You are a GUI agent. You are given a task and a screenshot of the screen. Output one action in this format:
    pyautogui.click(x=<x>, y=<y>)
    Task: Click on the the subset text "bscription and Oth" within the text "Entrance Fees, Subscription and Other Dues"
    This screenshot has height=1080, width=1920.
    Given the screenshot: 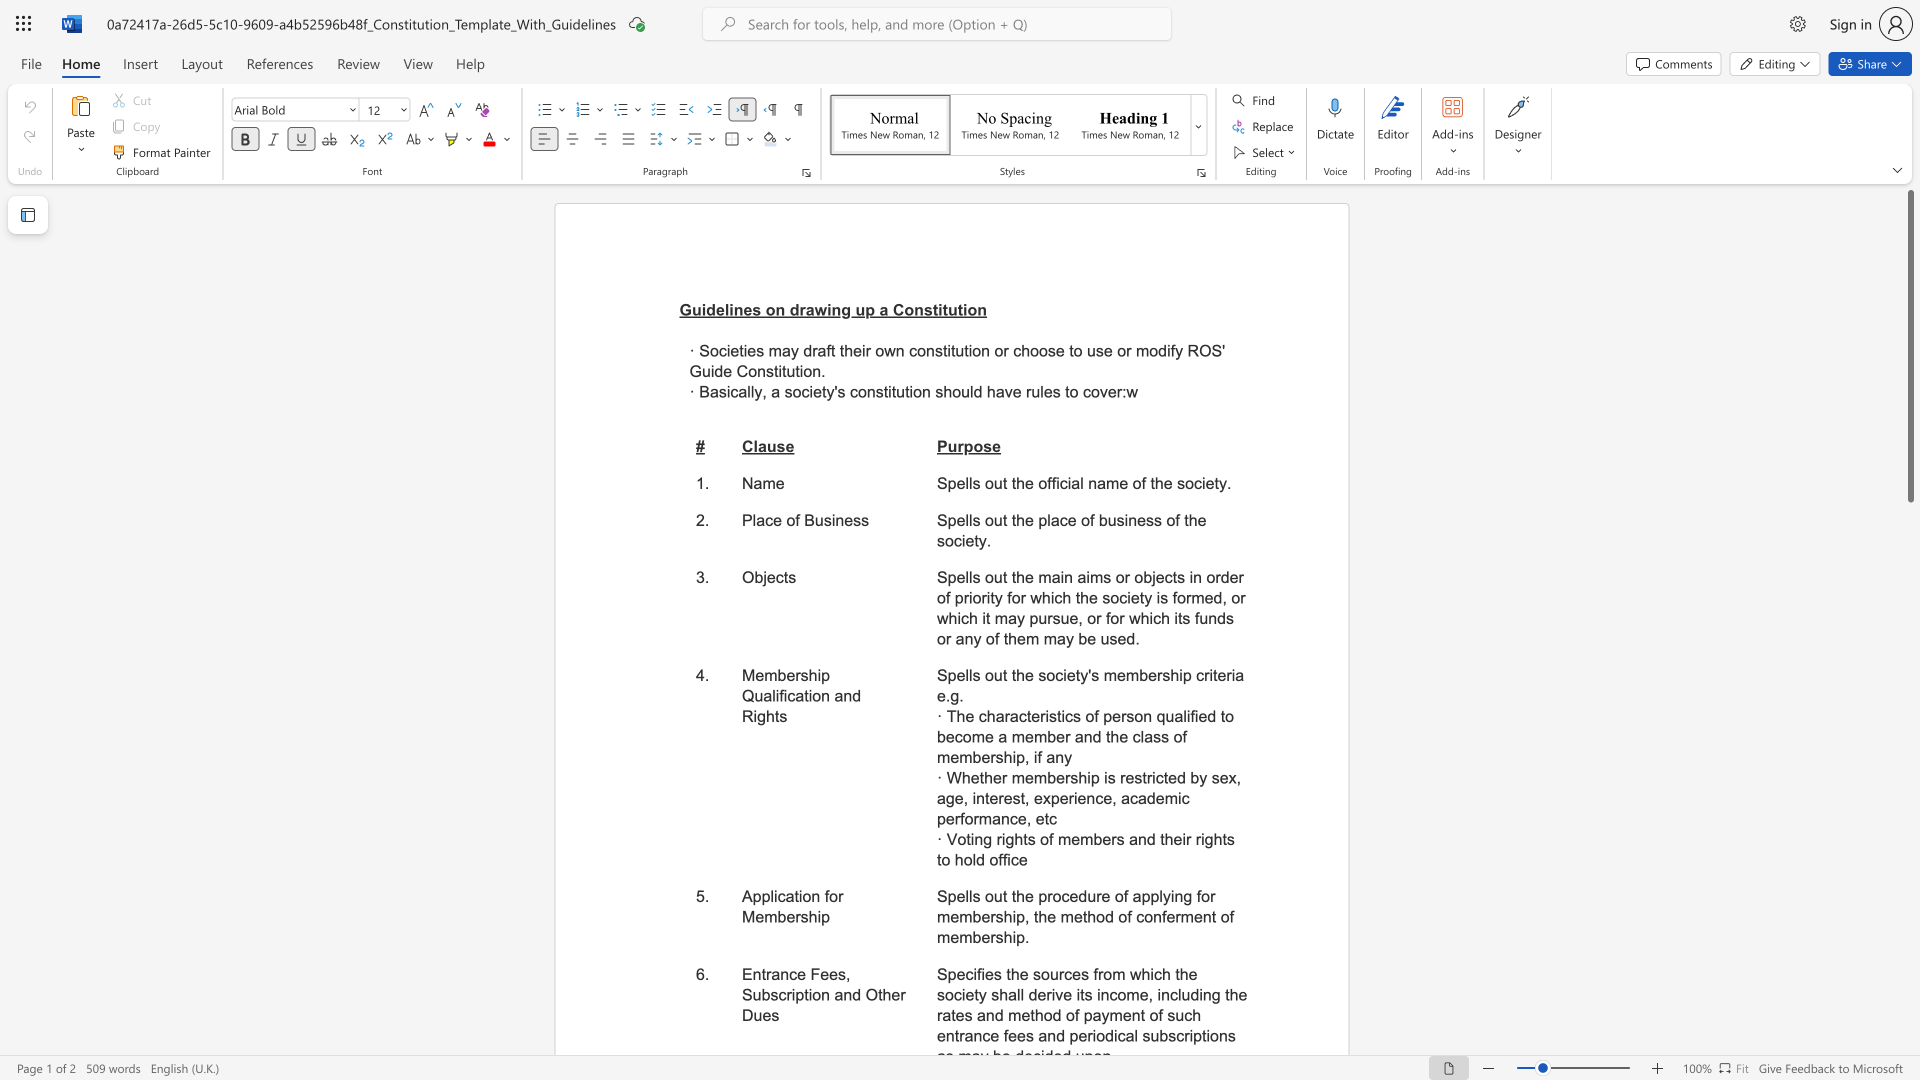 What is the action you would take?
    pyautogui.click(x=760, y=995)
    